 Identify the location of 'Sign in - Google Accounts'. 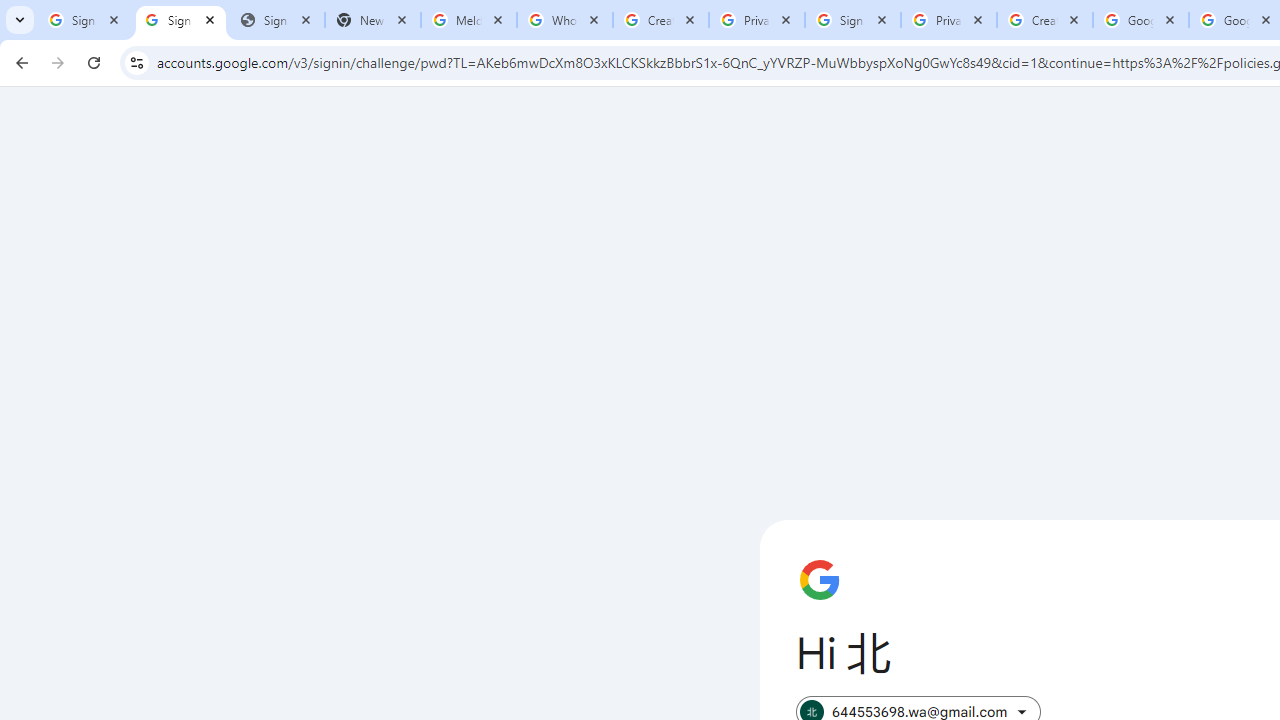
(84, 20).